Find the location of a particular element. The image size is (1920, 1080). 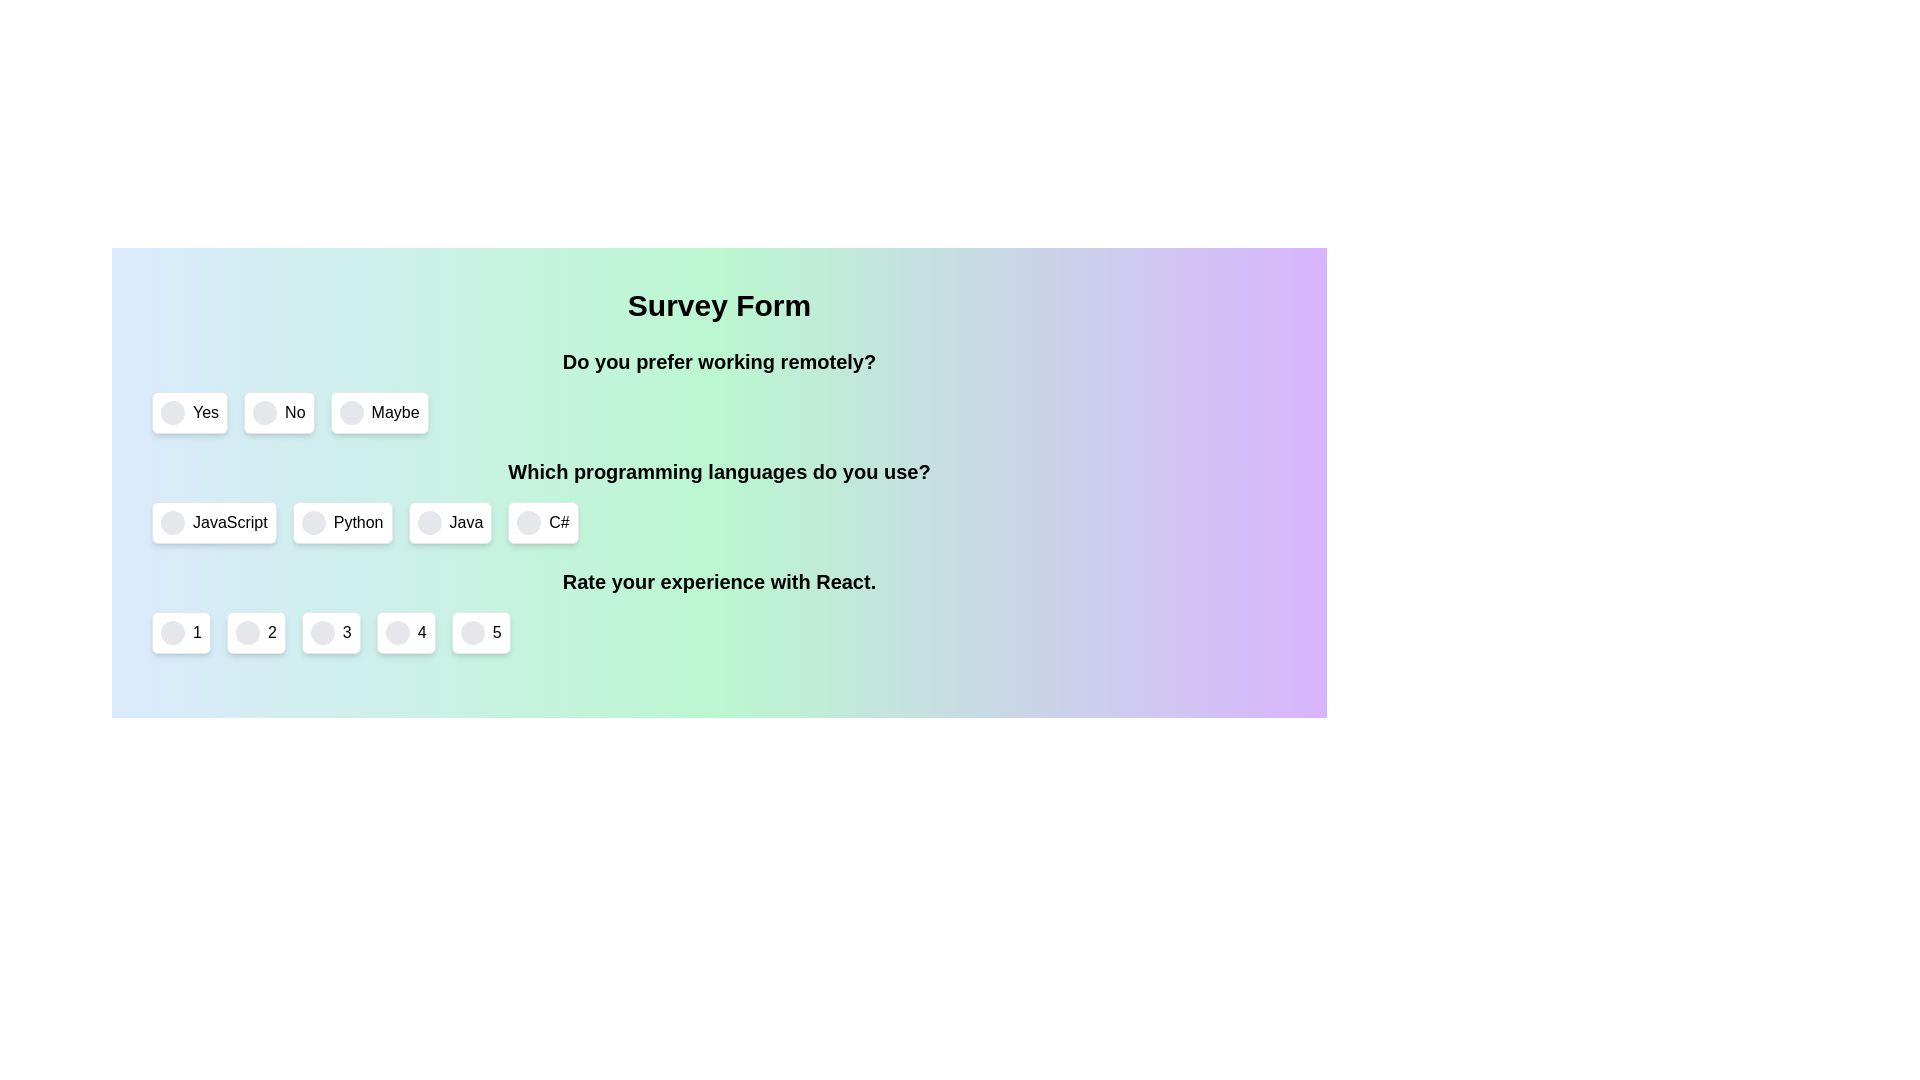

the circular radio button styled as an indicator for the rating '5' in the survey form is located at coordinates (471, 632).